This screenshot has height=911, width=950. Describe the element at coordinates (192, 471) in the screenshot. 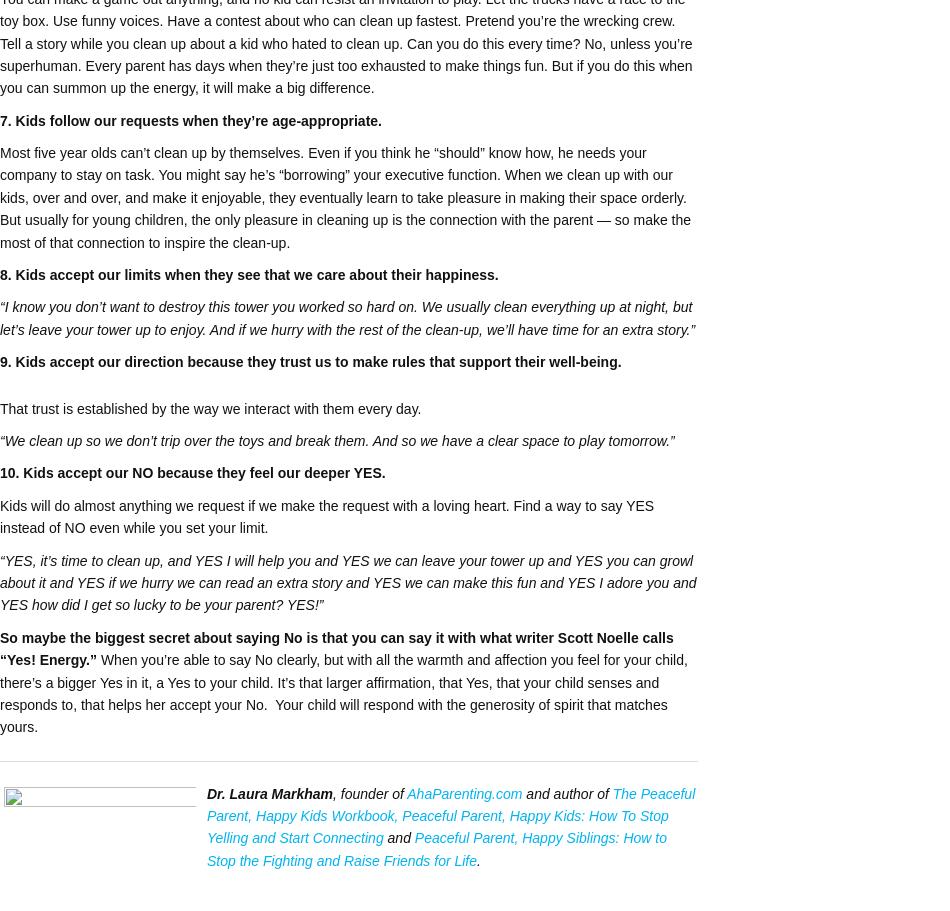

I see `'10. Kids accept our NO because they feel our deeper YES.'` at that location.